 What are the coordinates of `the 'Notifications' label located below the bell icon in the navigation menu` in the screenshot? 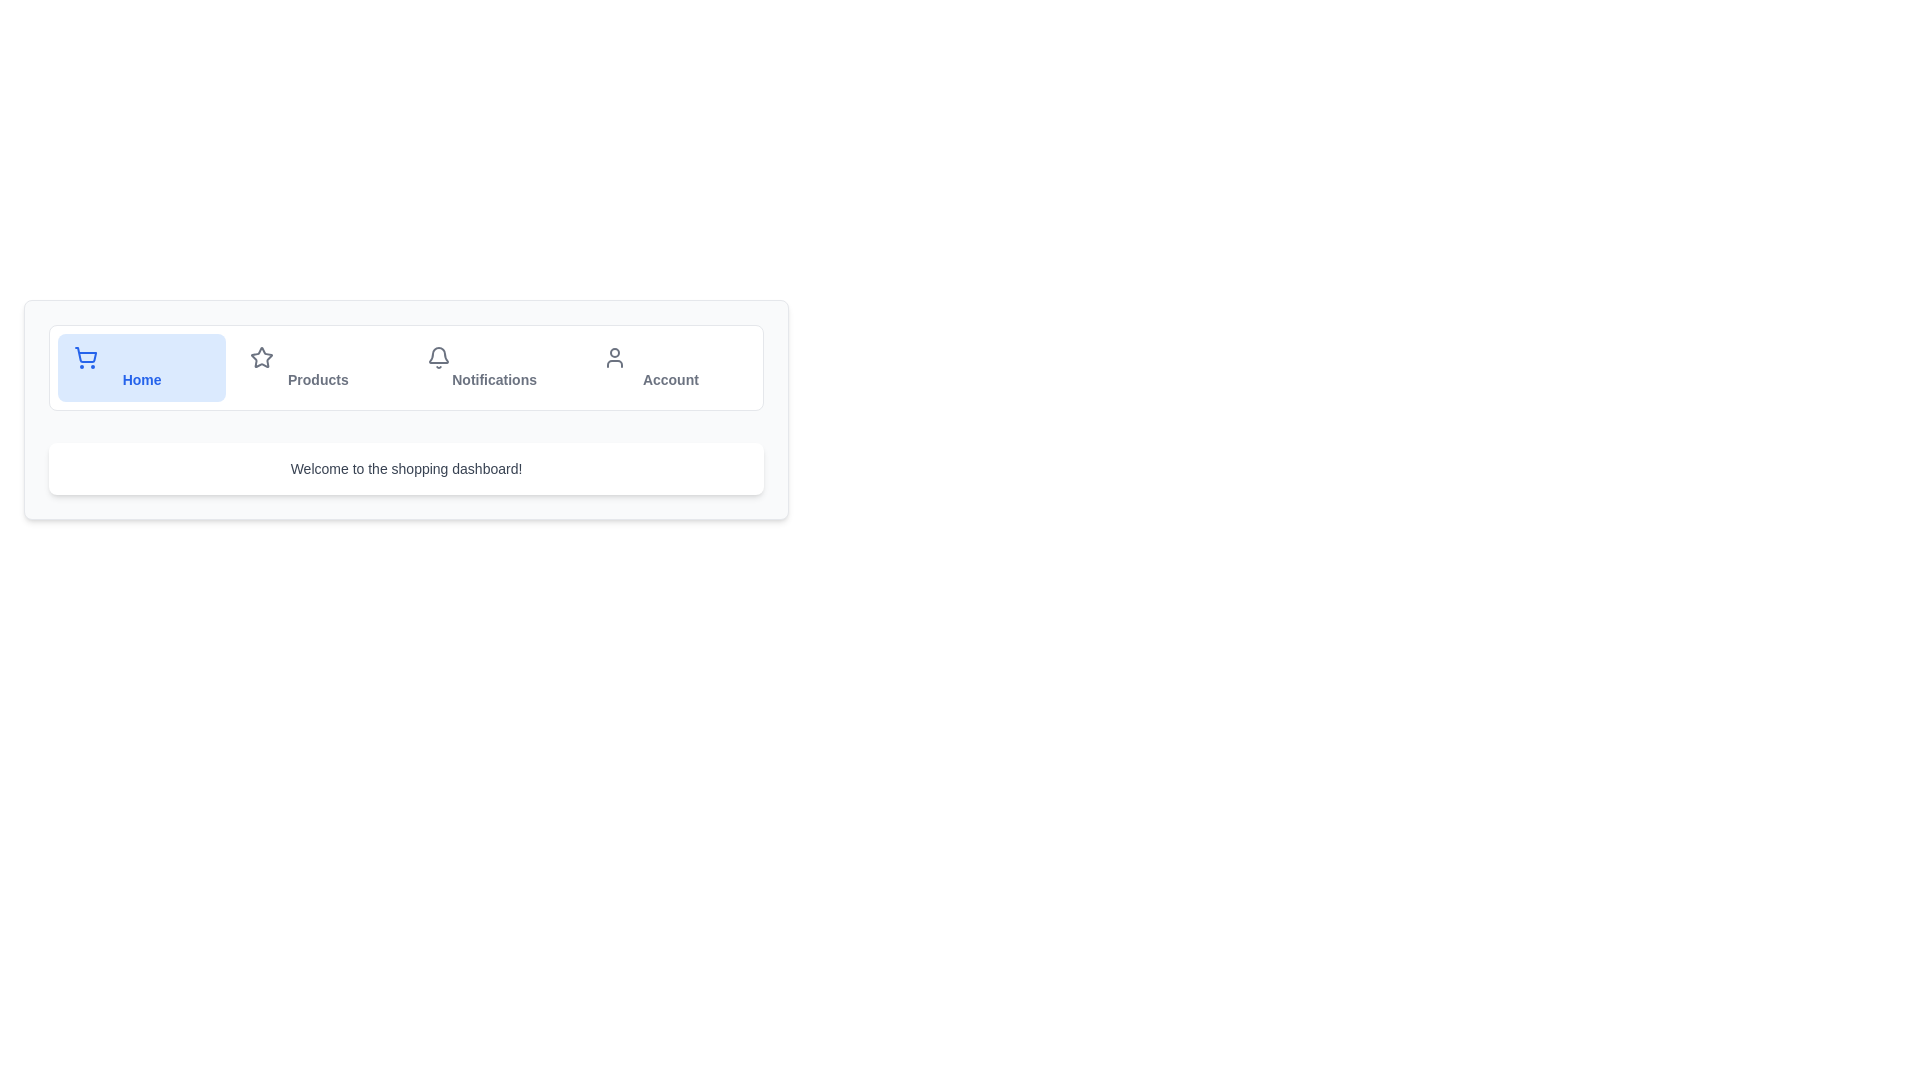 It's located at (494, 380).